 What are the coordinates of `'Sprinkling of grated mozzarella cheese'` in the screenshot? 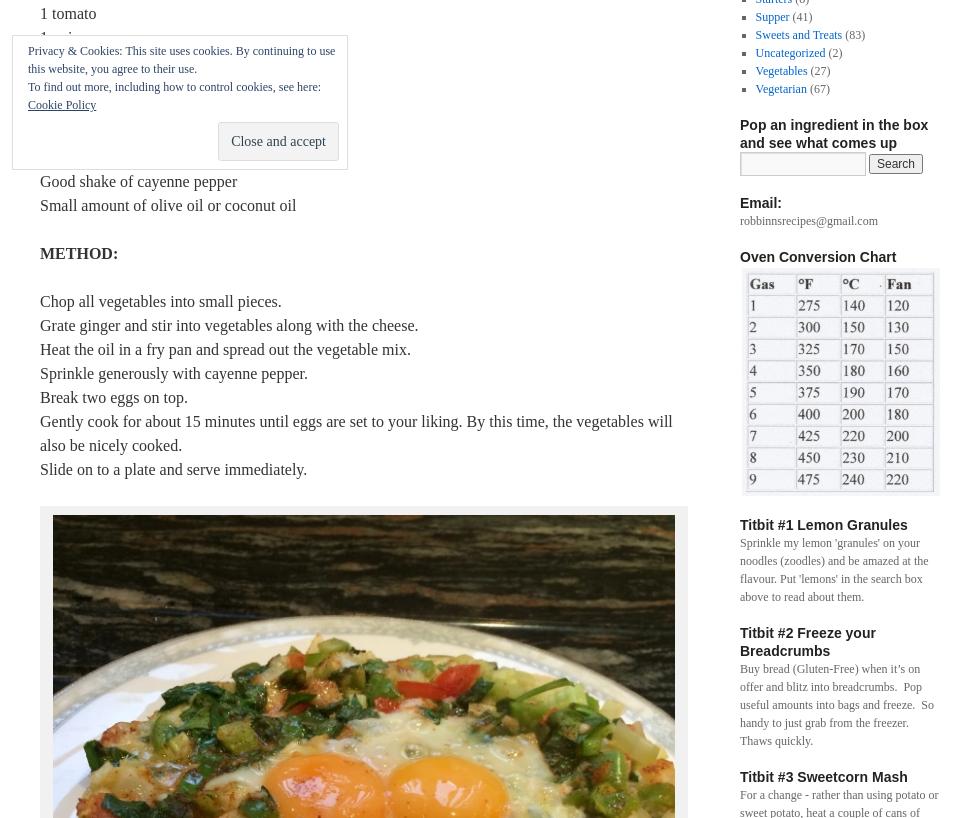 It's located at (164, 133).